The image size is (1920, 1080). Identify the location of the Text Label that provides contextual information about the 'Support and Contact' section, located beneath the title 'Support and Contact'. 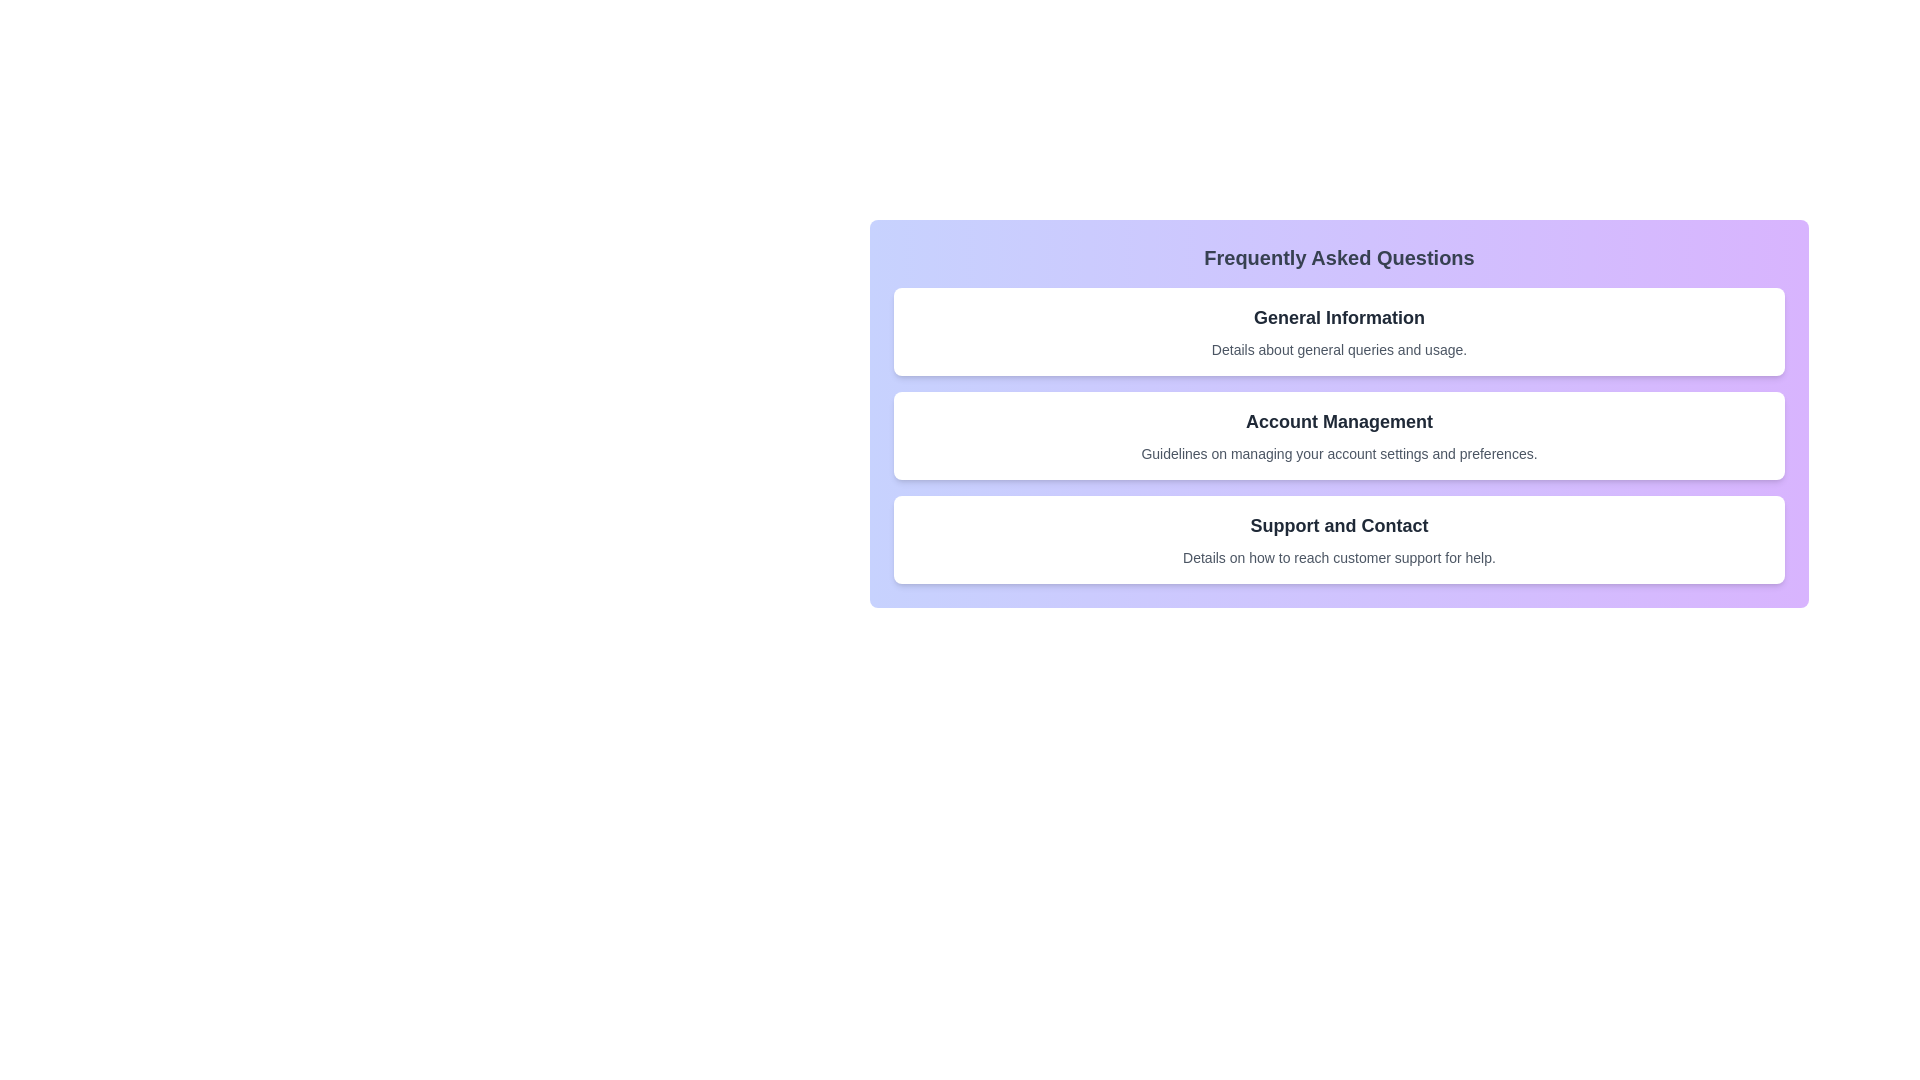
(1339, 558).